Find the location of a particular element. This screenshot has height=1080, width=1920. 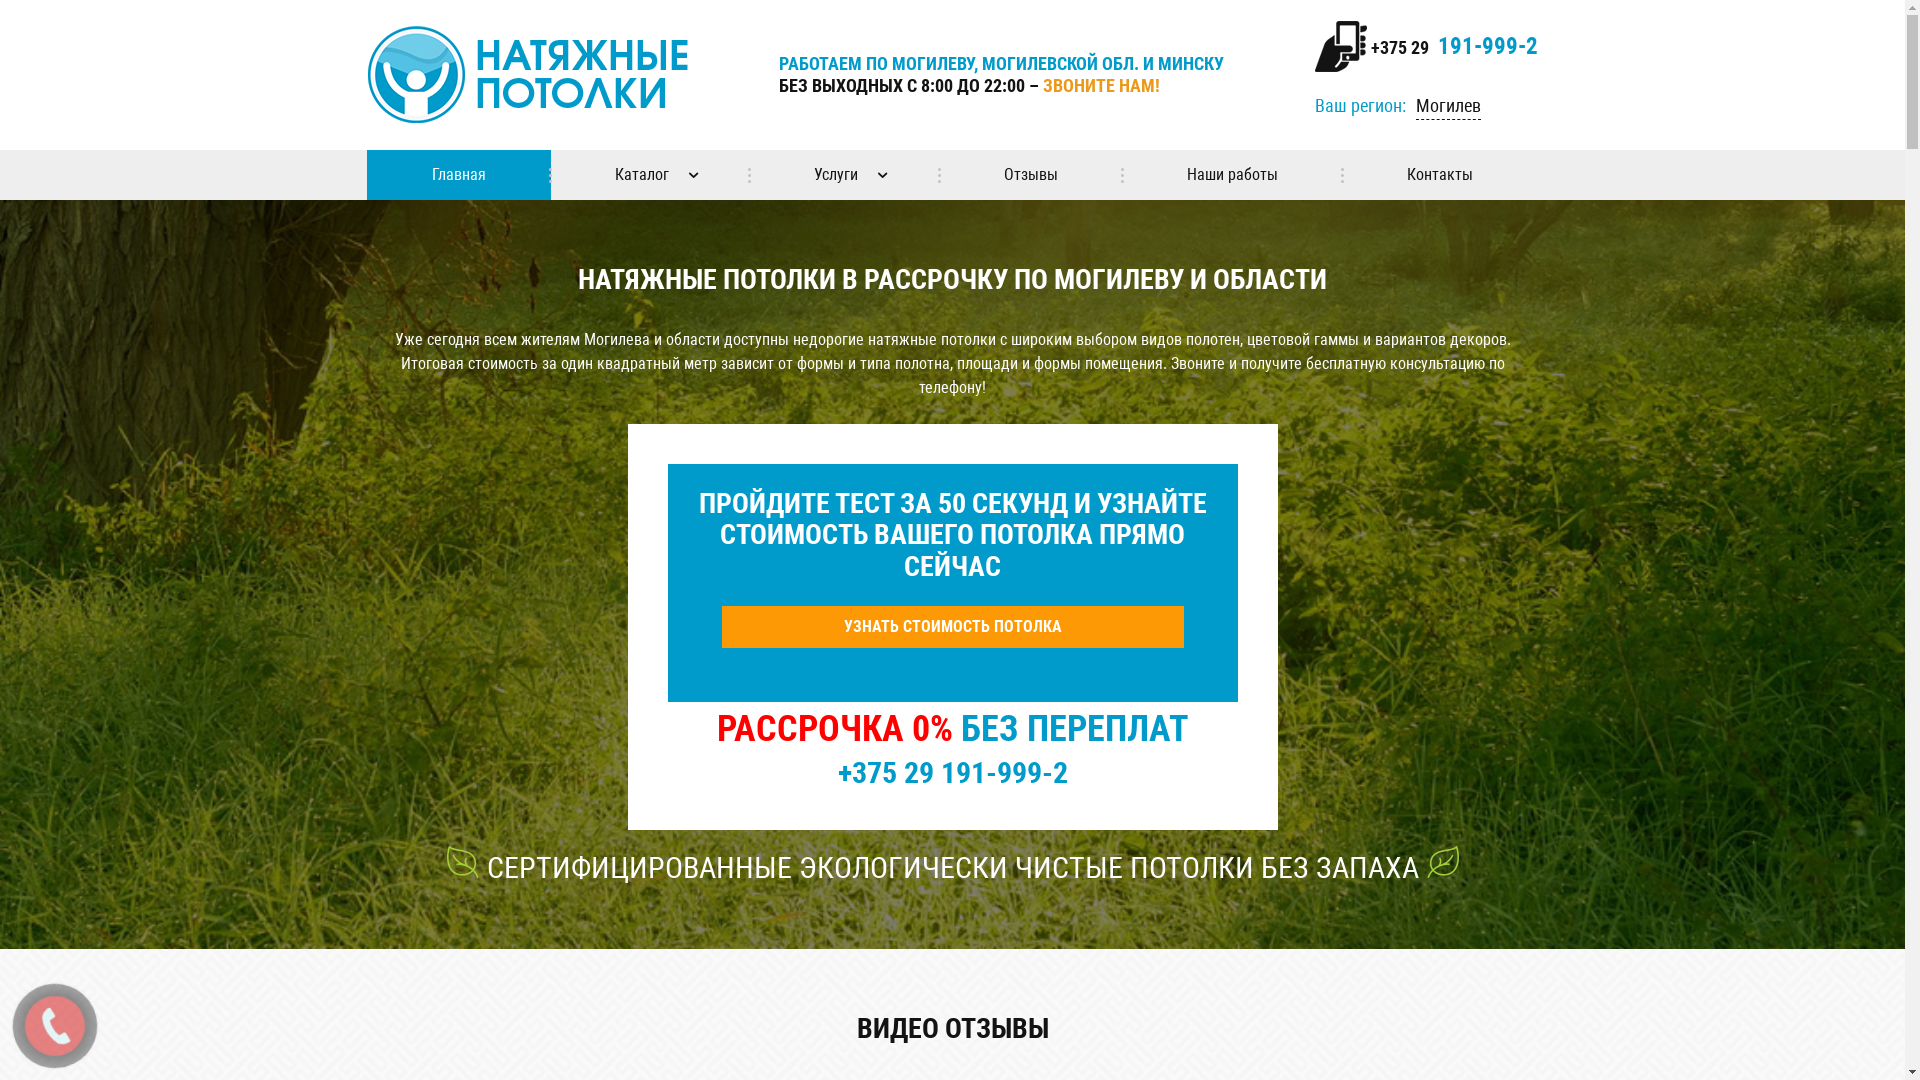

'+375 29 191-999-2' is located at coordinates (952, 771).